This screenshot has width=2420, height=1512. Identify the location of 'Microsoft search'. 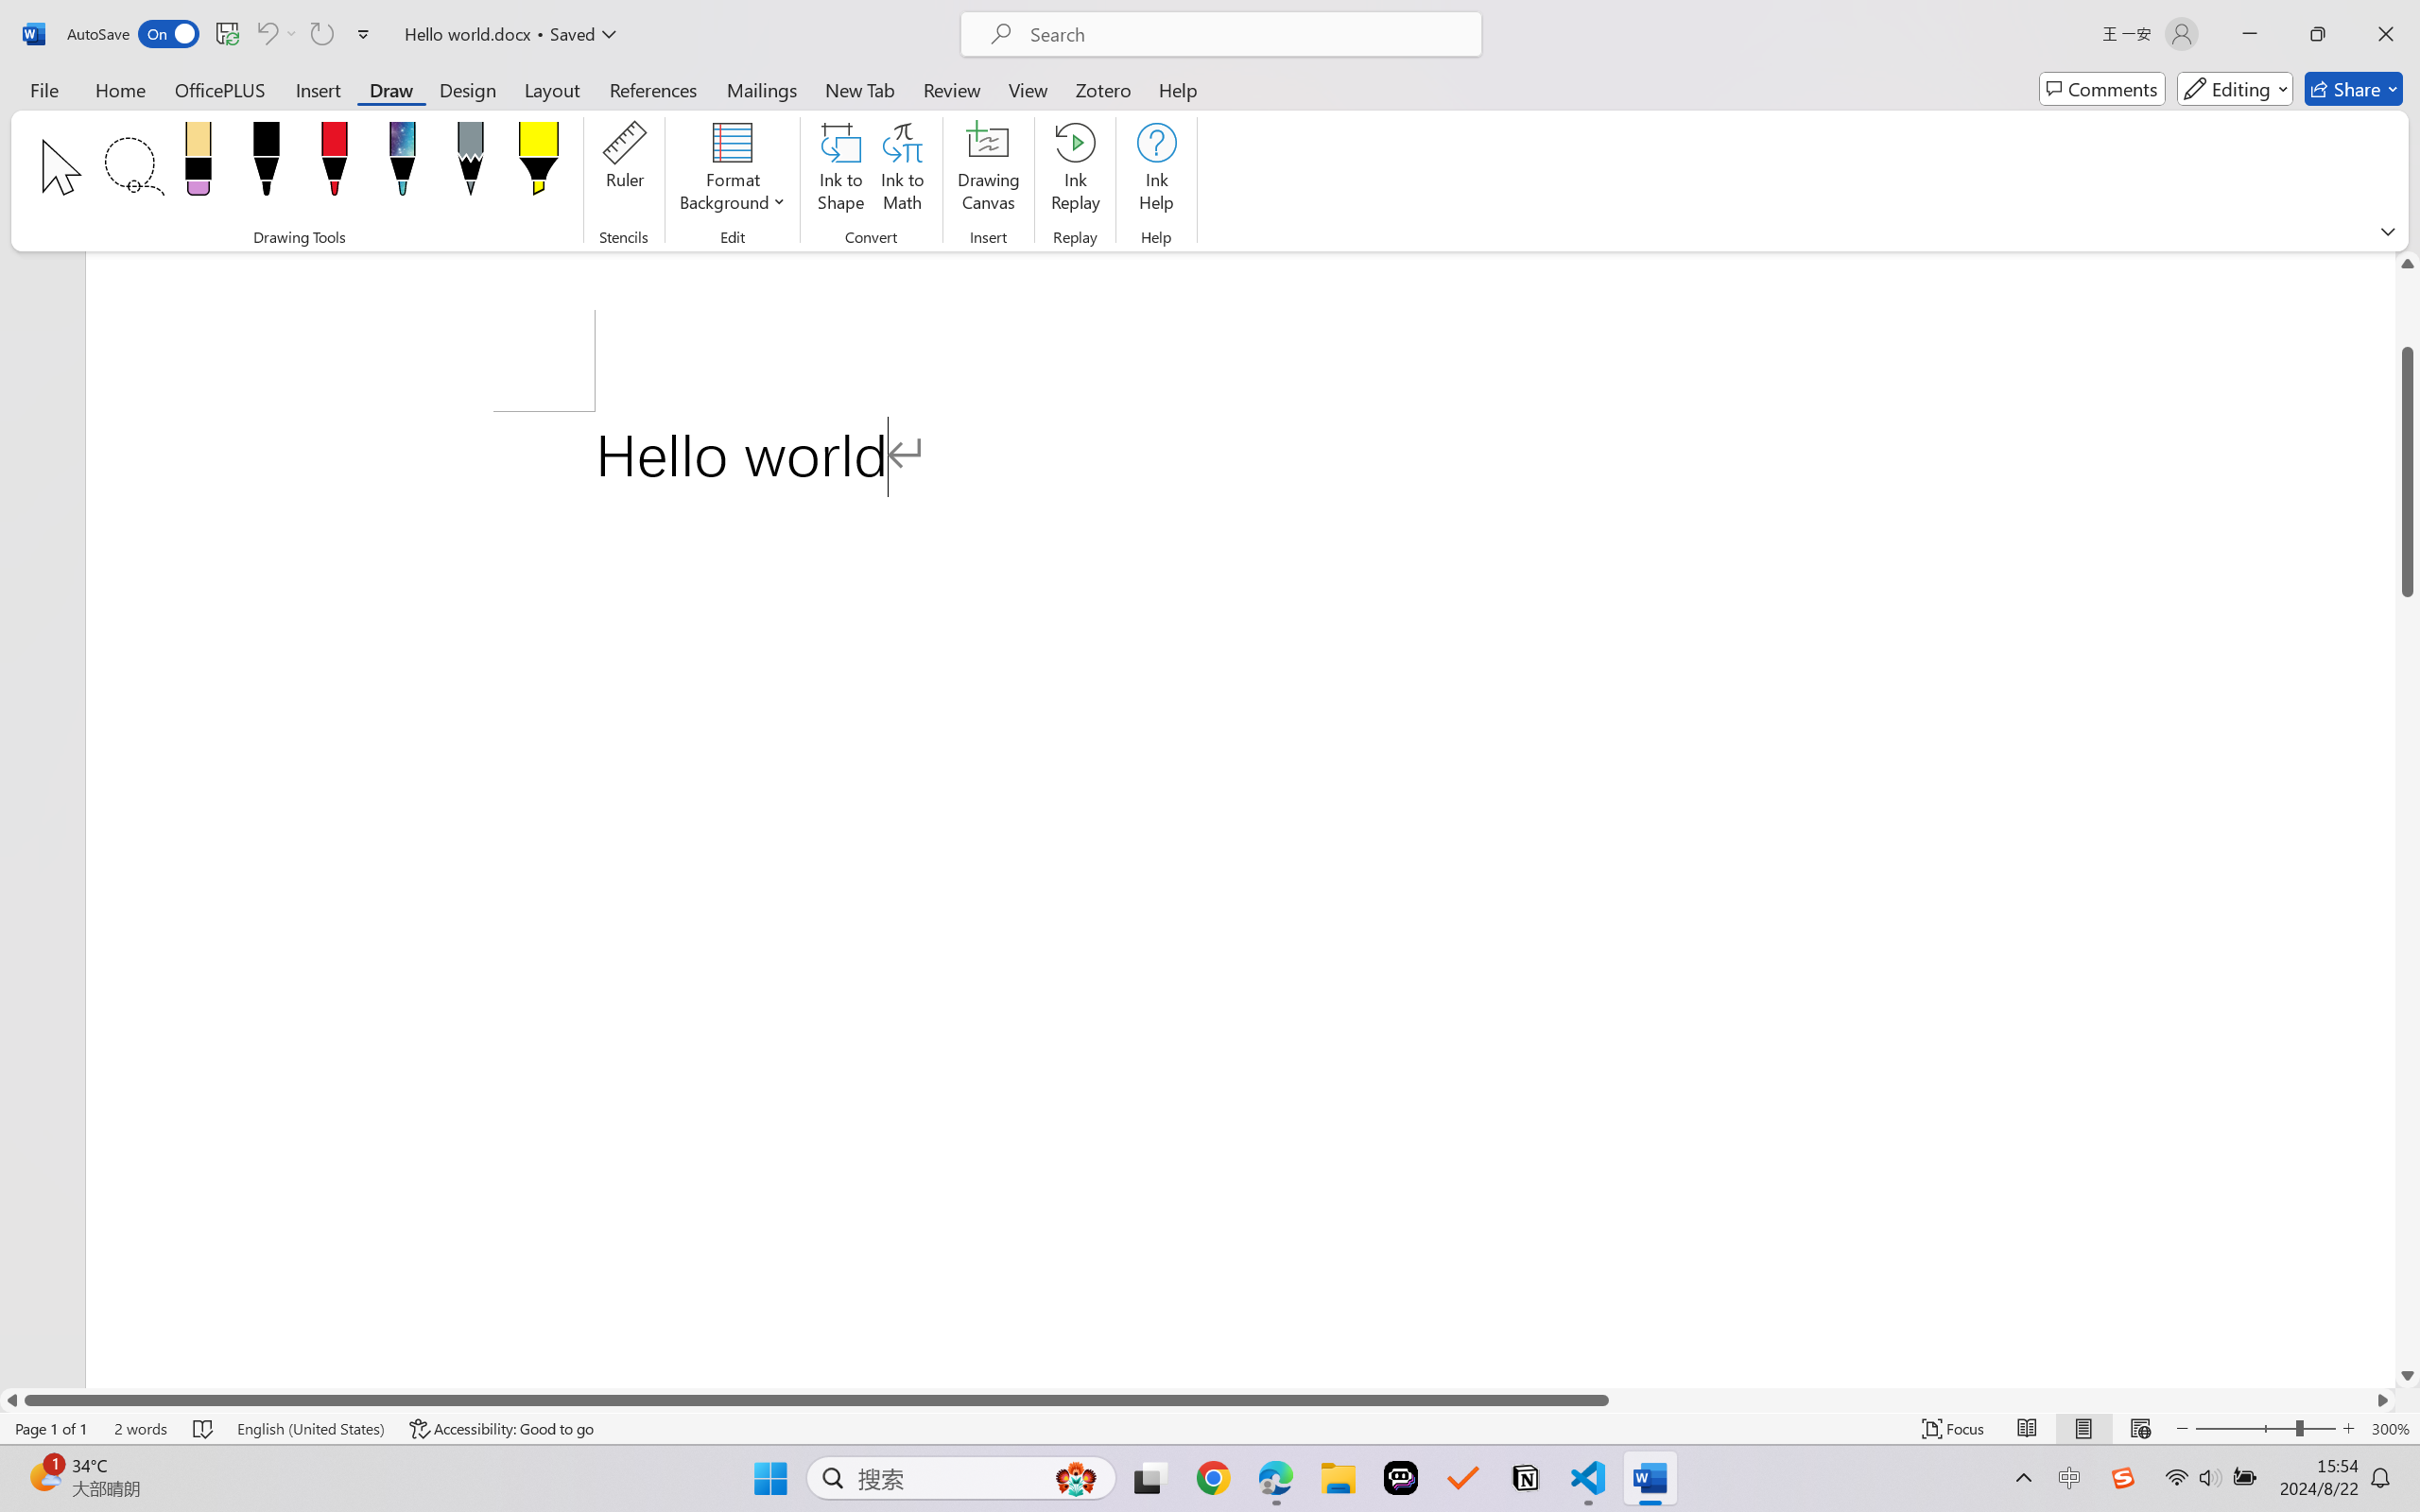
(1246, 33).